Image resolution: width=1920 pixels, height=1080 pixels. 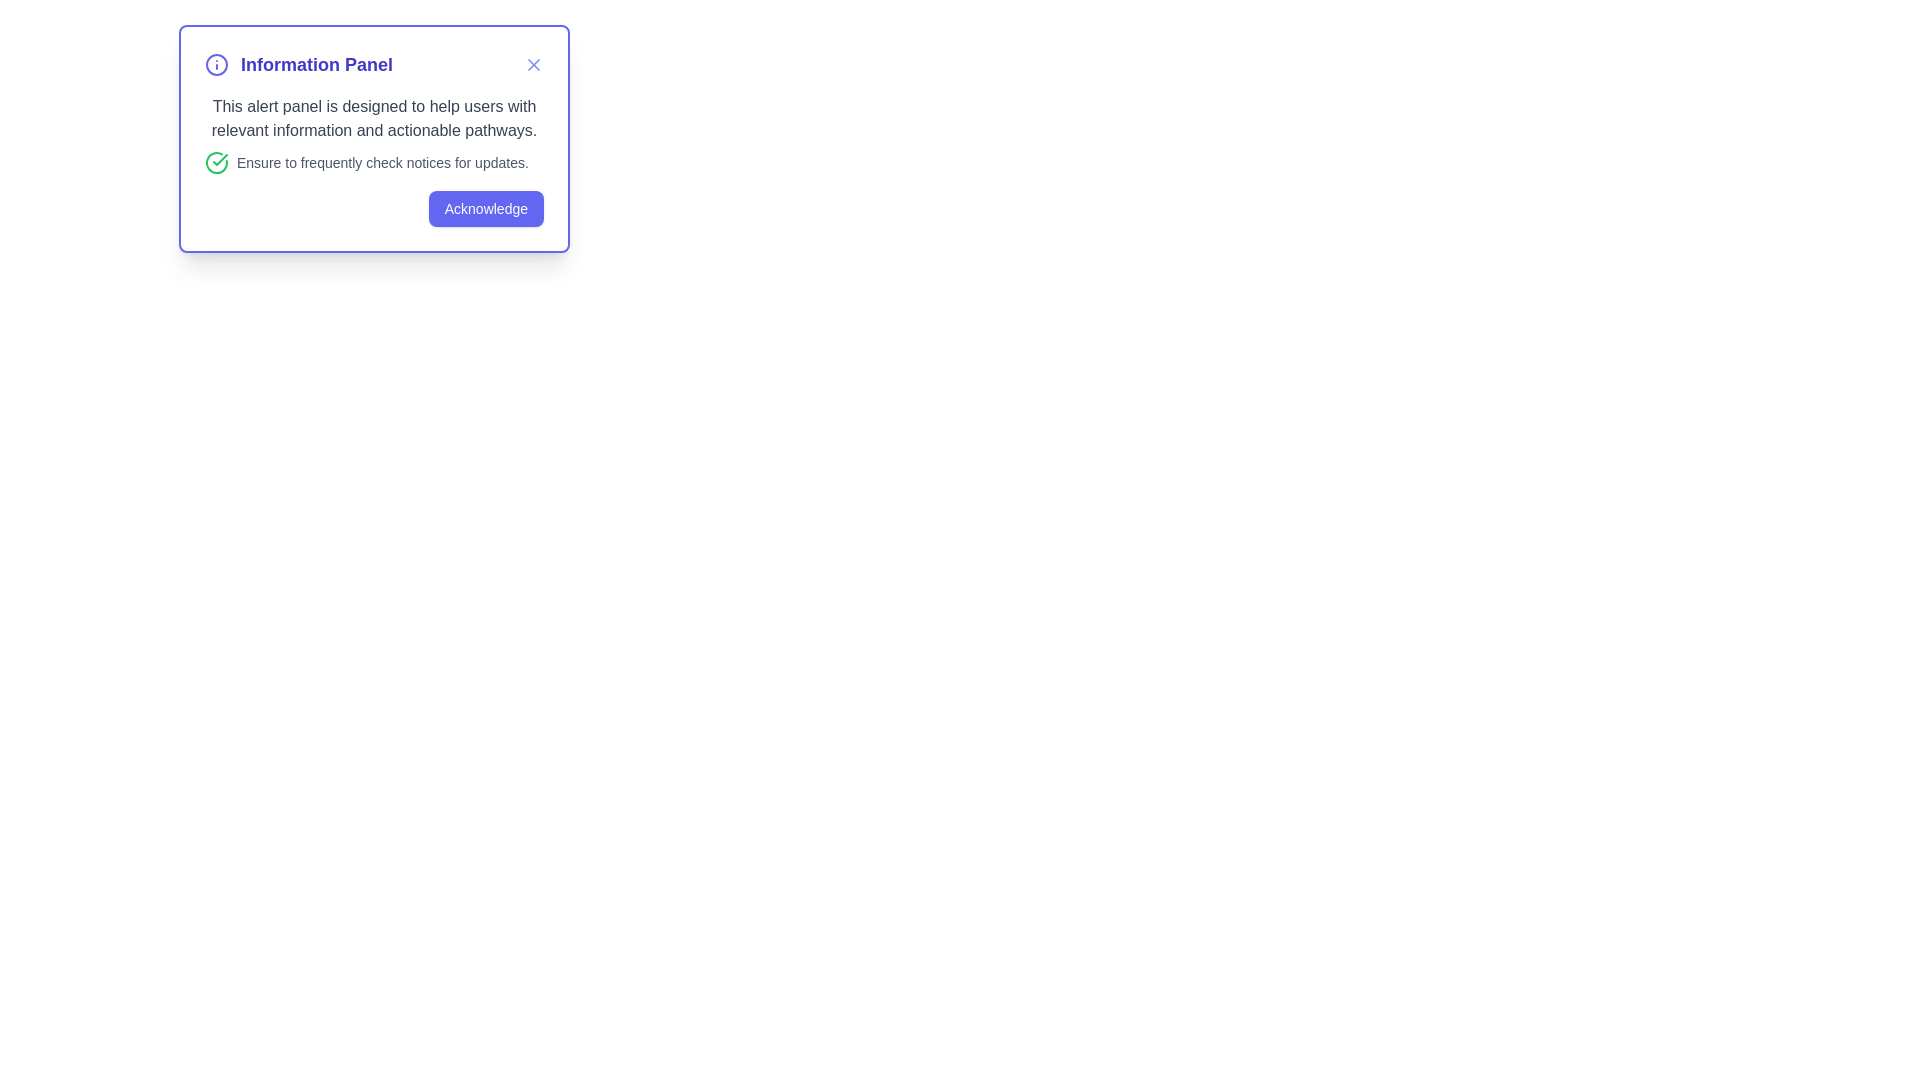 I want to click on the Informational text block element located in the alert panel below the title 'Information Panel', so click(x=374, y=135).